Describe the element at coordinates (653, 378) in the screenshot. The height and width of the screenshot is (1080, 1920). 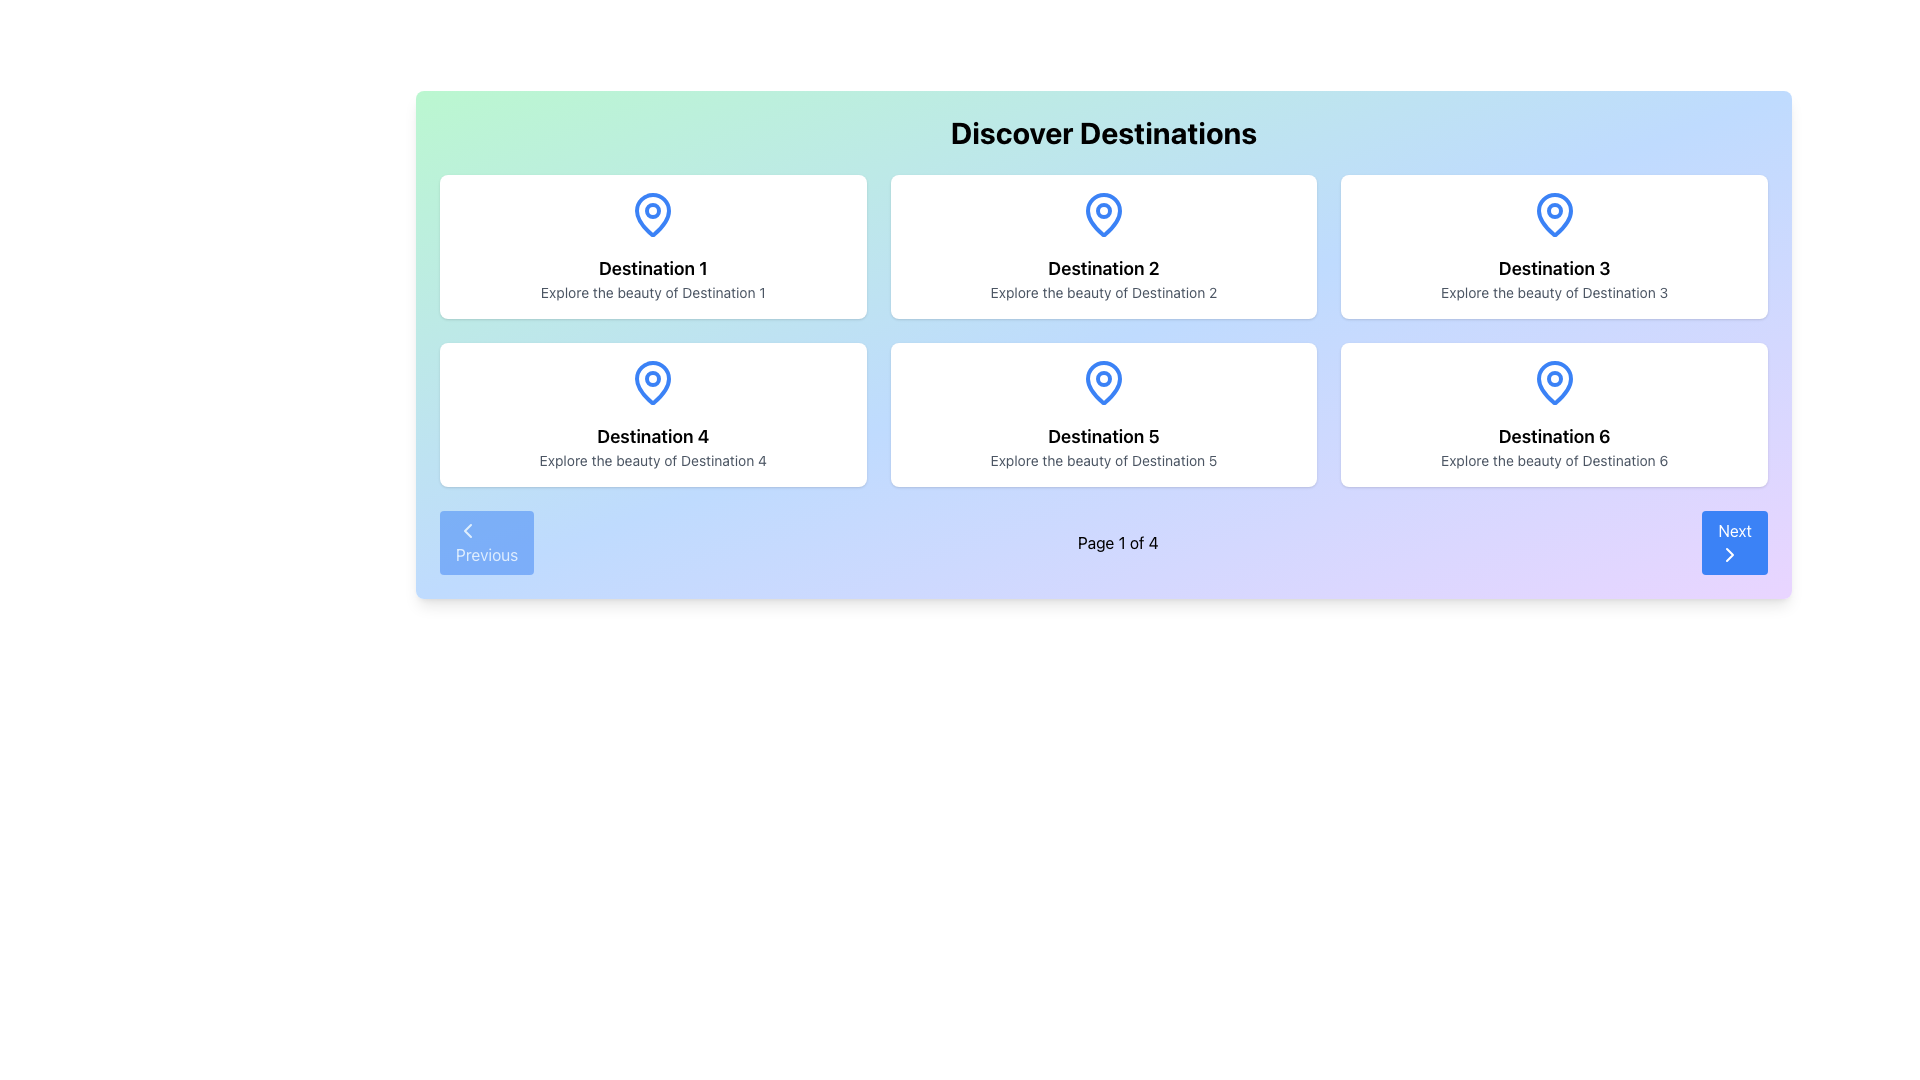
I see `the Icon component of the 'Destination 4' card, which is part of a location pin graphic located at the bottom-left corner of the grid layout` at that location.